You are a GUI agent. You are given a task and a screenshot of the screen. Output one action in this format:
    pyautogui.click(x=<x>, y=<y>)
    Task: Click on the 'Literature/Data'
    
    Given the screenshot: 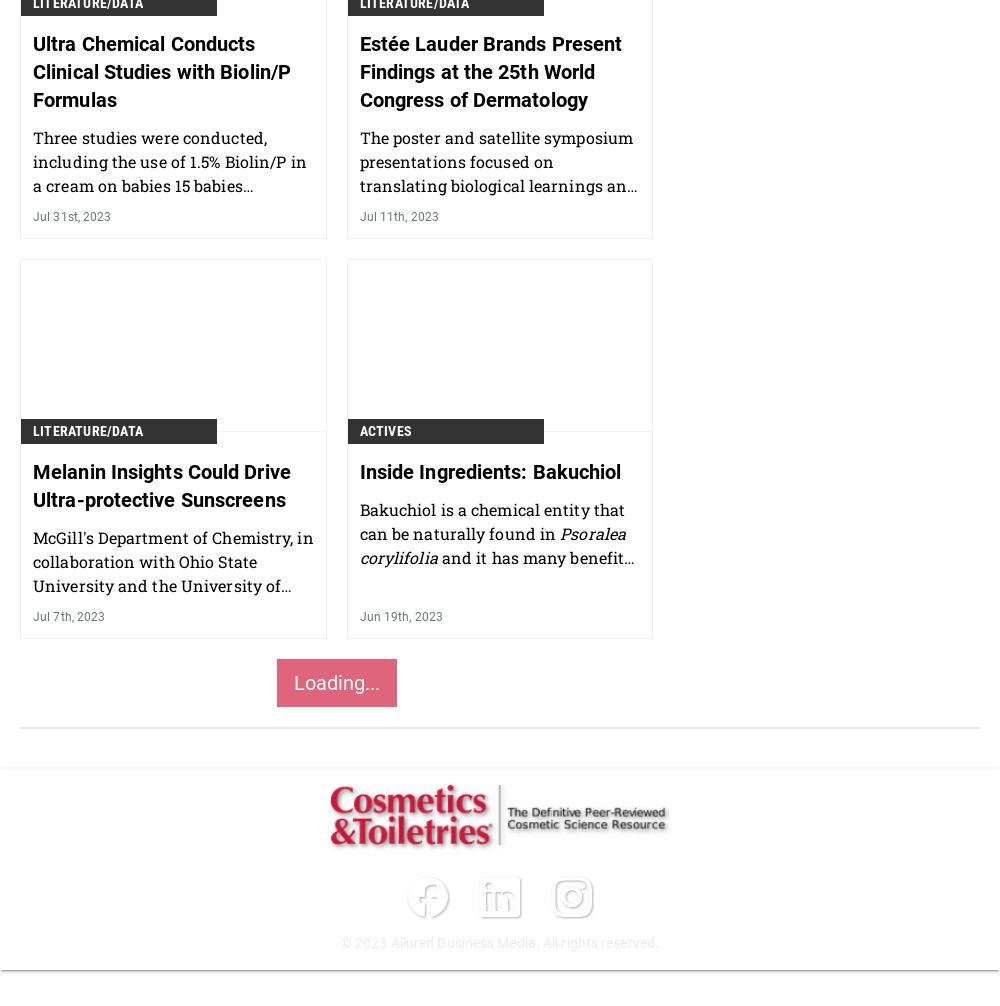 What is the action you would take?
    pyautogui.click(x=87, y=428)
    